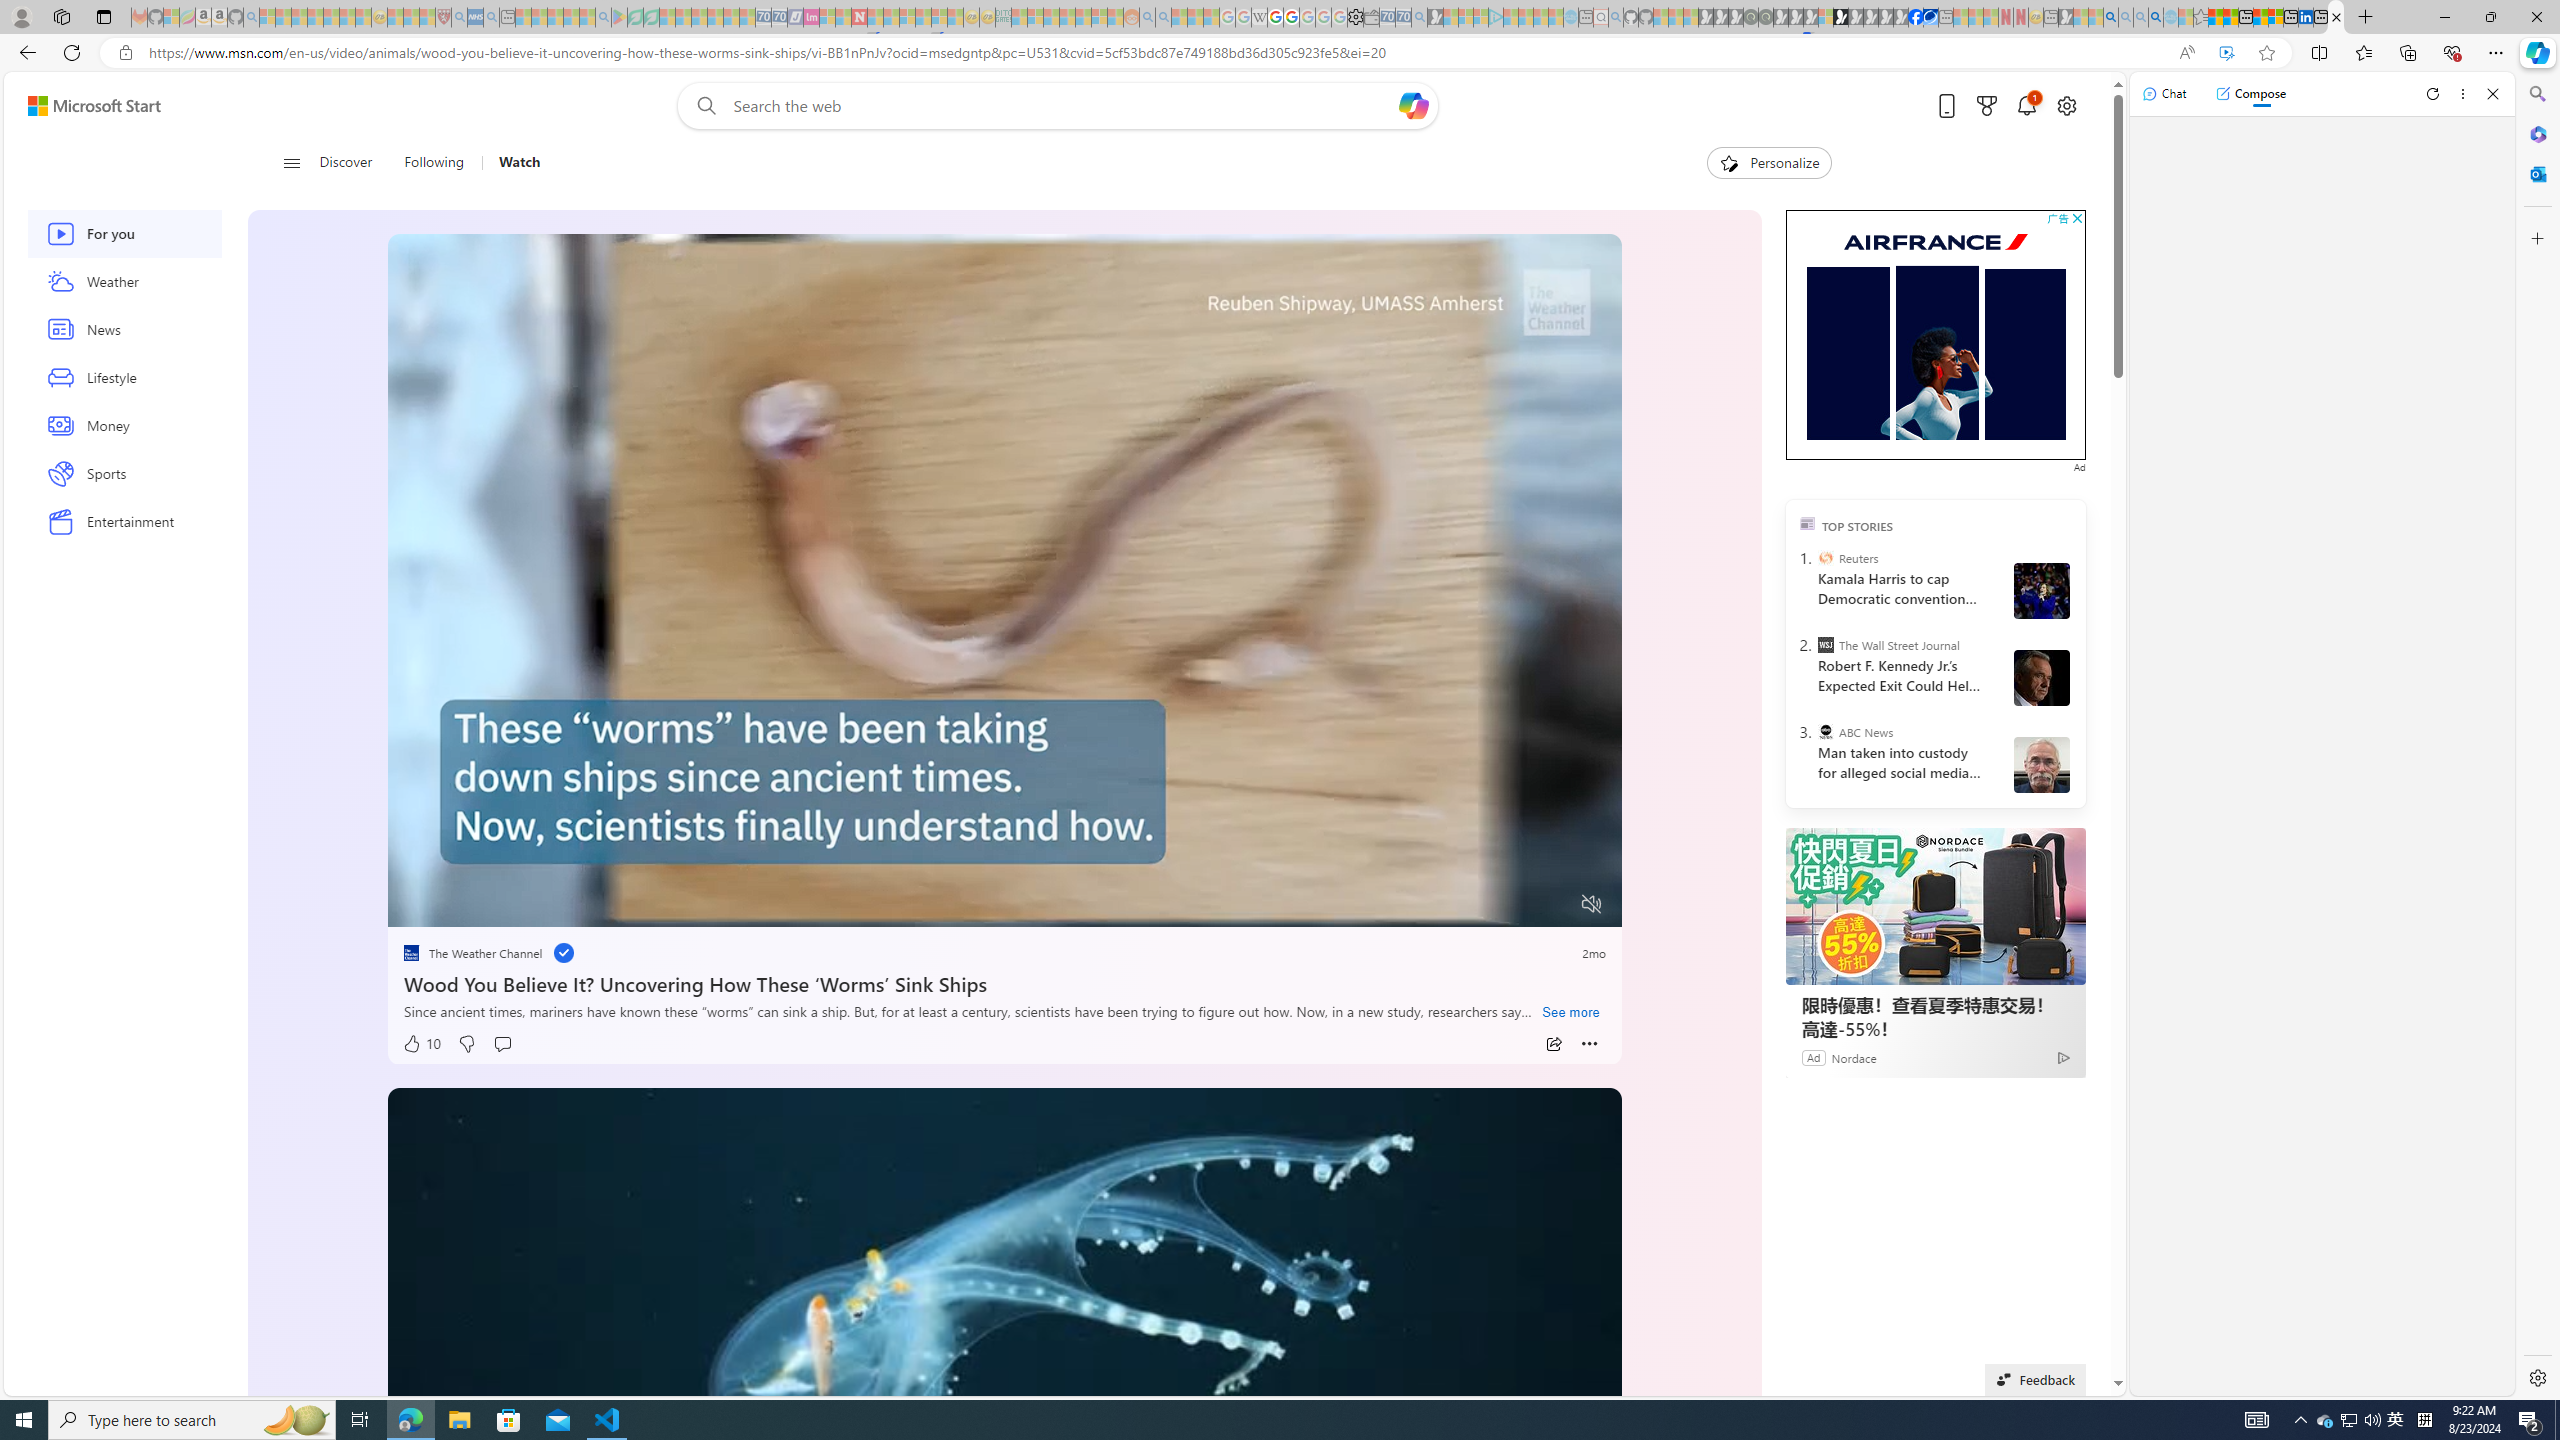 The image size is (2560, 1440). Describe the element at coordinates (701, 106) in the screenshot. I see `'Web search'` at that location.